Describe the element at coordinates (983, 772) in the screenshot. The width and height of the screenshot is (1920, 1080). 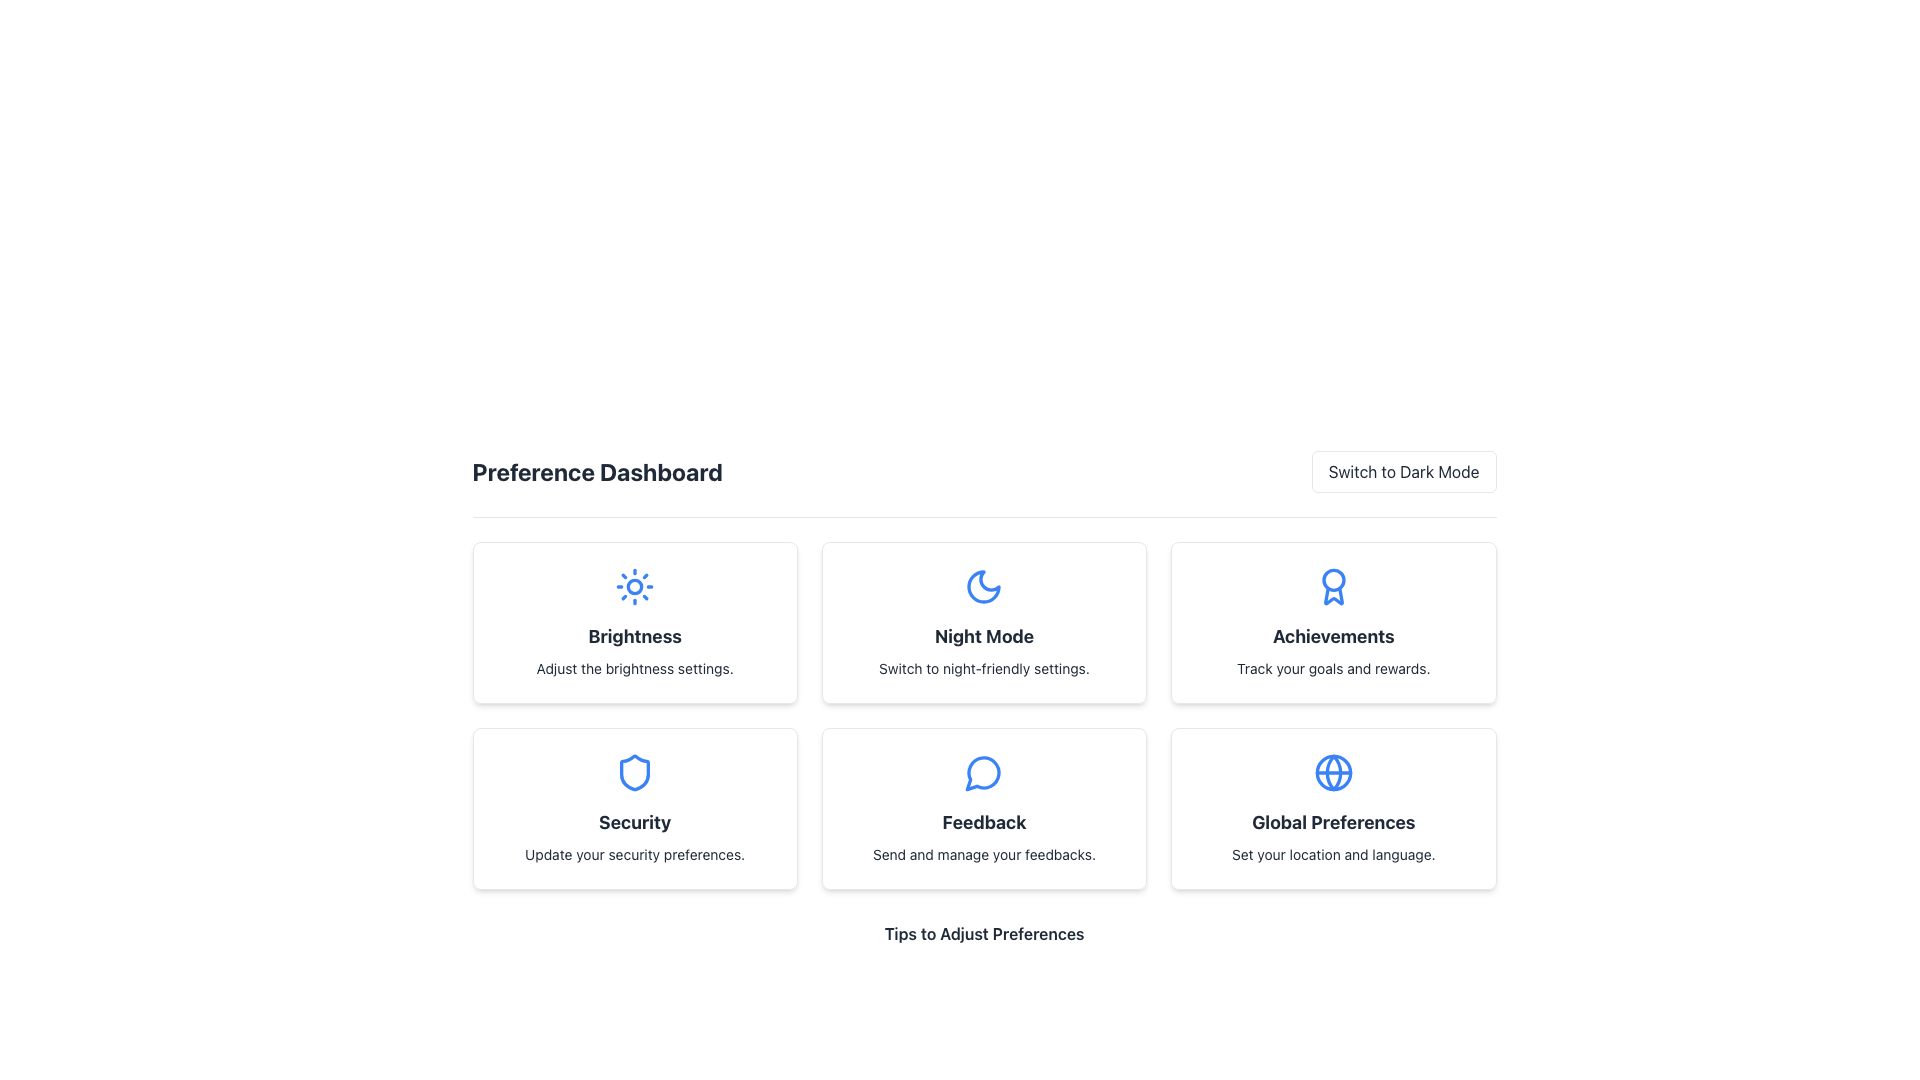
I see `the feedback icon located at the center of the 'Feedback' card, which is the central card in the bottom row of three cards in the main content grid` at that location.